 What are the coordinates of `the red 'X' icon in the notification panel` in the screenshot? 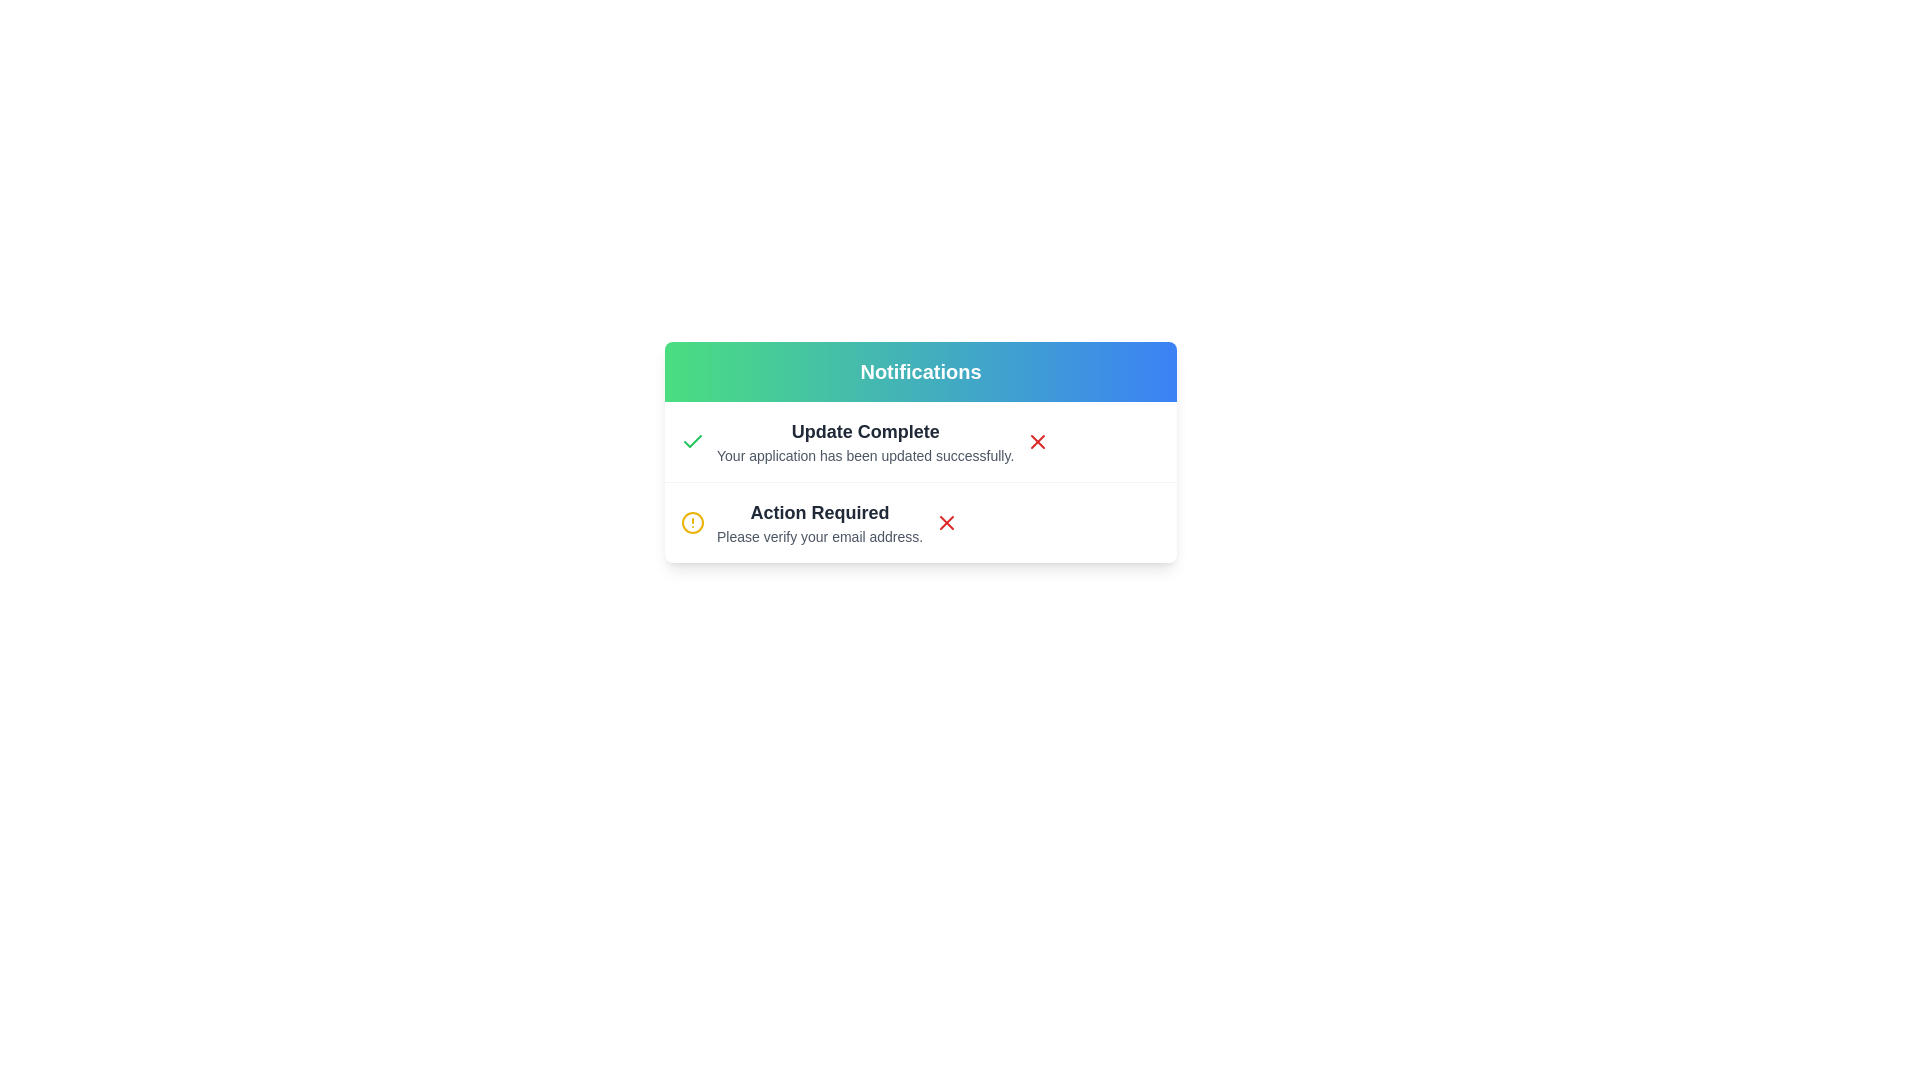 It's located at (1038, 441).